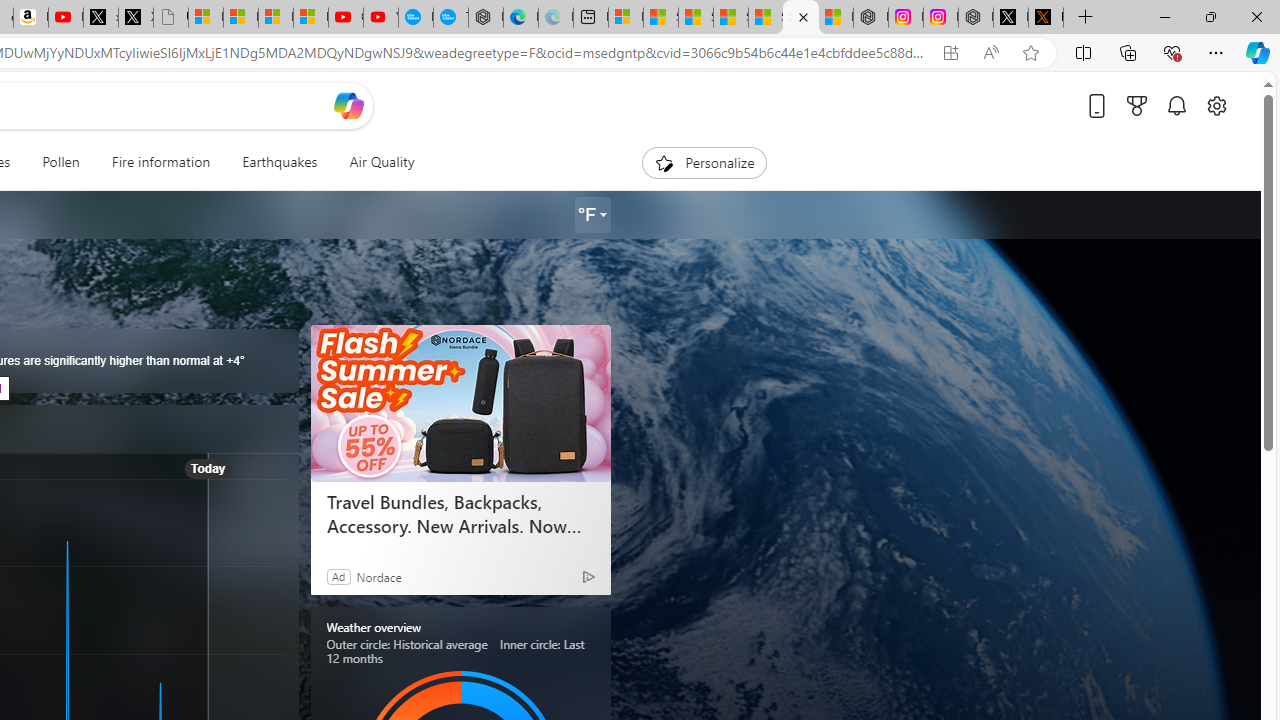 This screenshot has width=1280, height=720. Describe the element at coordinates (279, 162) in the screenshot. I see `'Earthquakes'` at that location.